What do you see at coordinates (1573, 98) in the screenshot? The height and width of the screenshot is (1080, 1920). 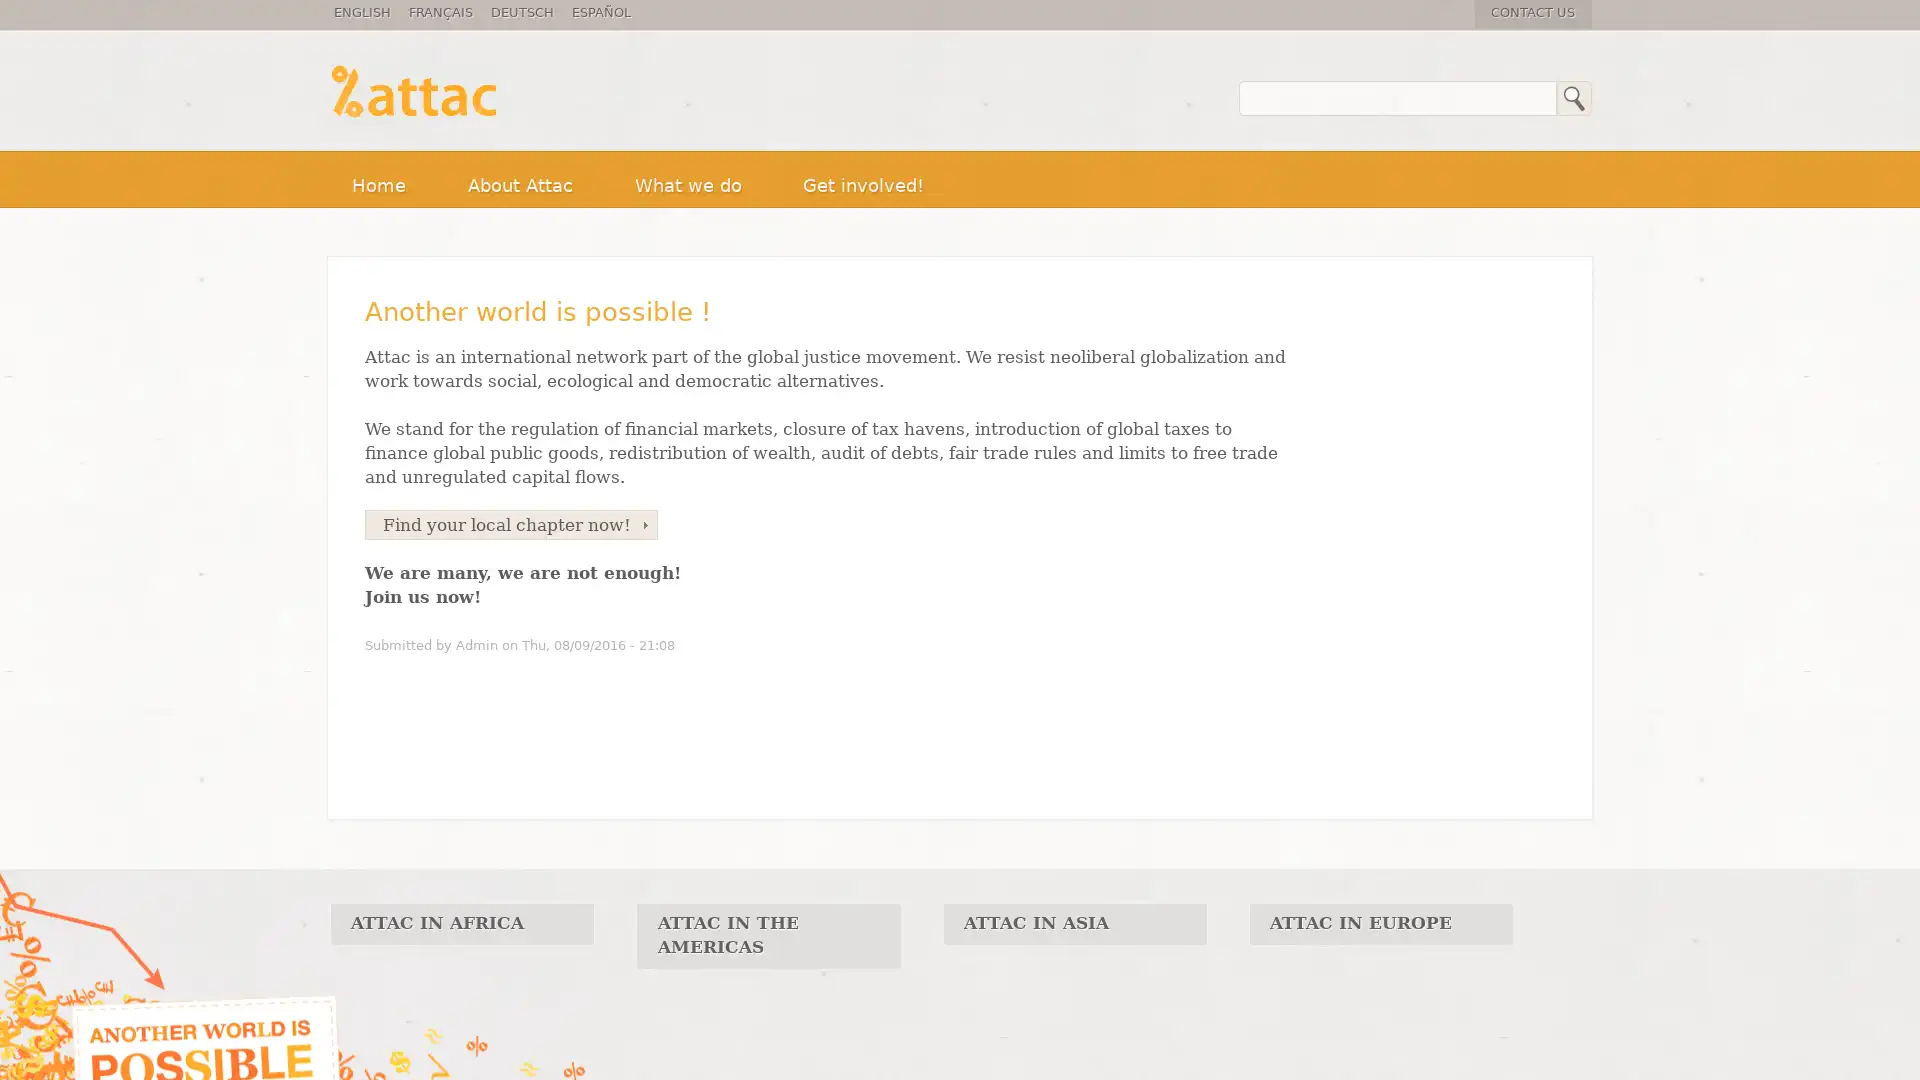 I see `Search` at bounding box center [1573, 98].